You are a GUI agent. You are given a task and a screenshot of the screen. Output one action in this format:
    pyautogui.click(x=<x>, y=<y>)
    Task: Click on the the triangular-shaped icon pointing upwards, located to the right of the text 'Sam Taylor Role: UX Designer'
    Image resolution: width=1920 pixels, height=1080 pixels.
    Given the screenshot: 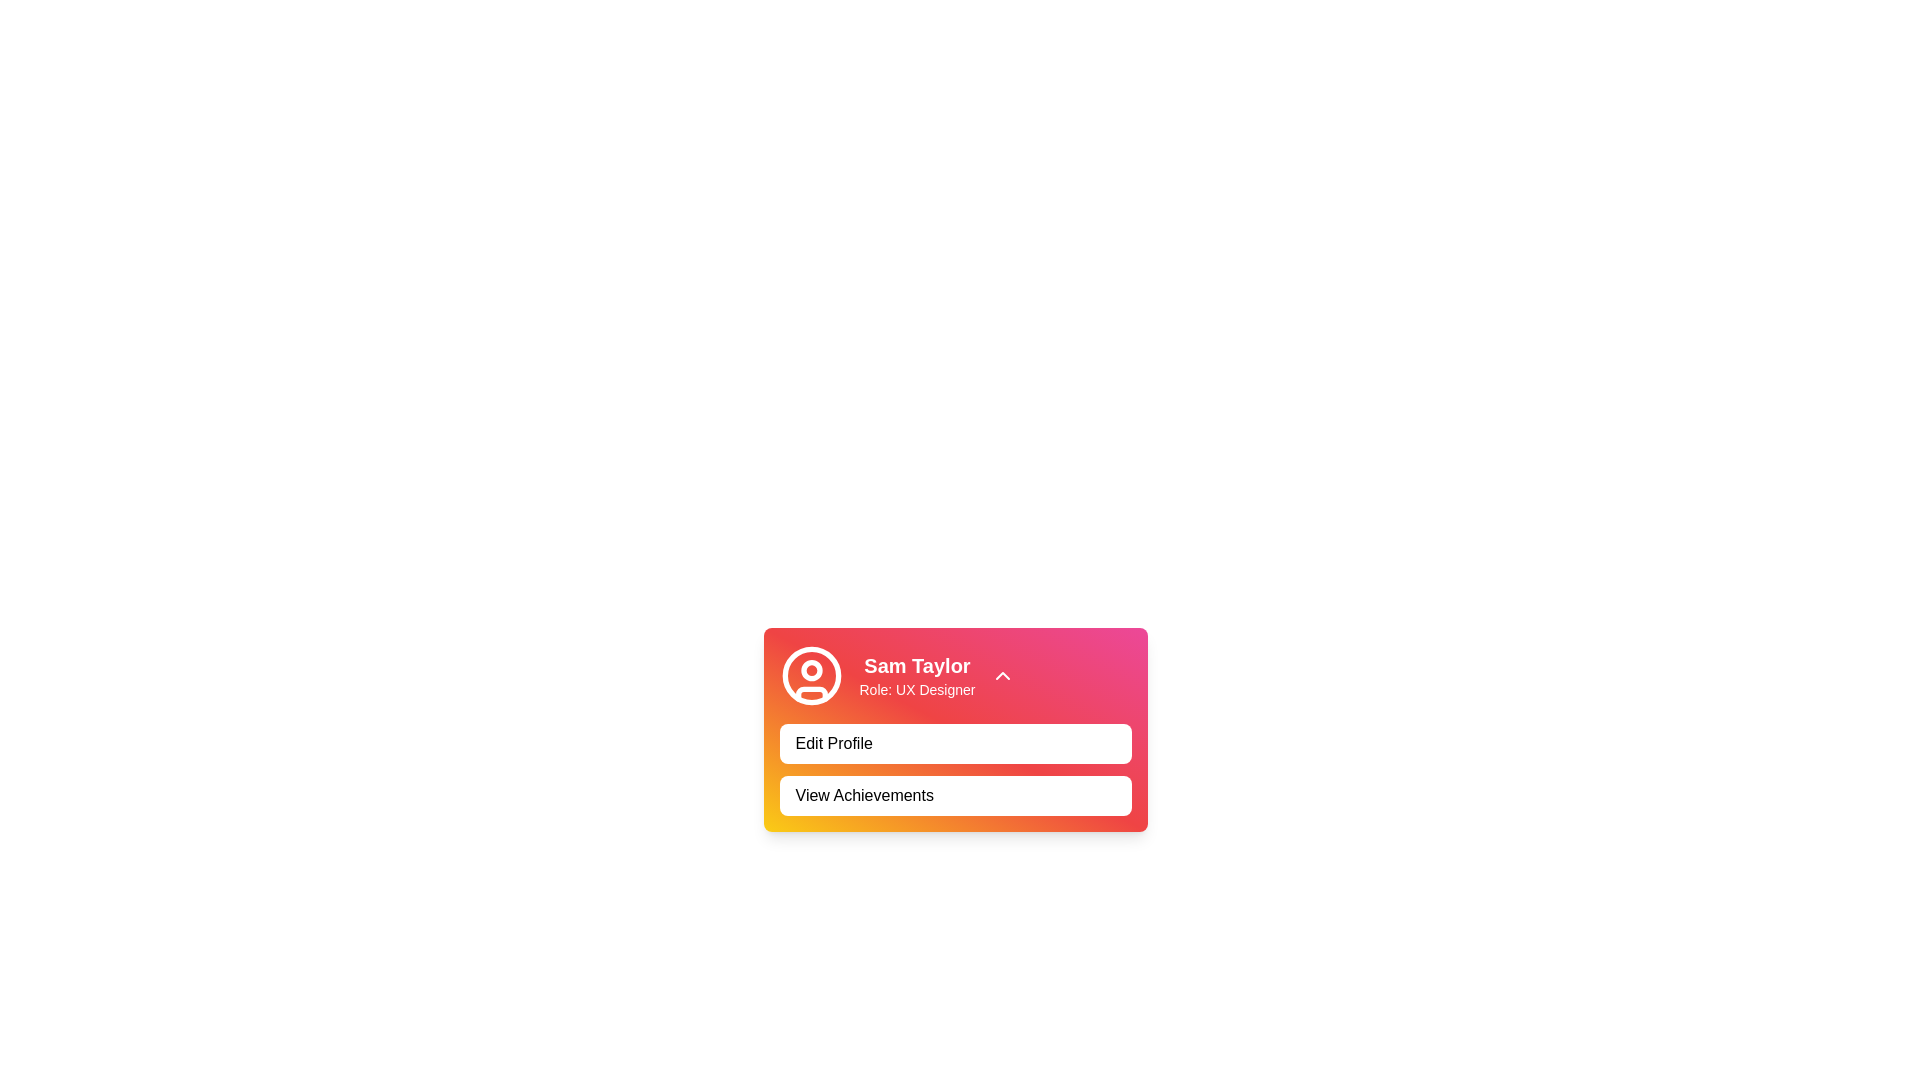 What is the action you would take?
    pyautogui.click(x=1003, y=675)
    